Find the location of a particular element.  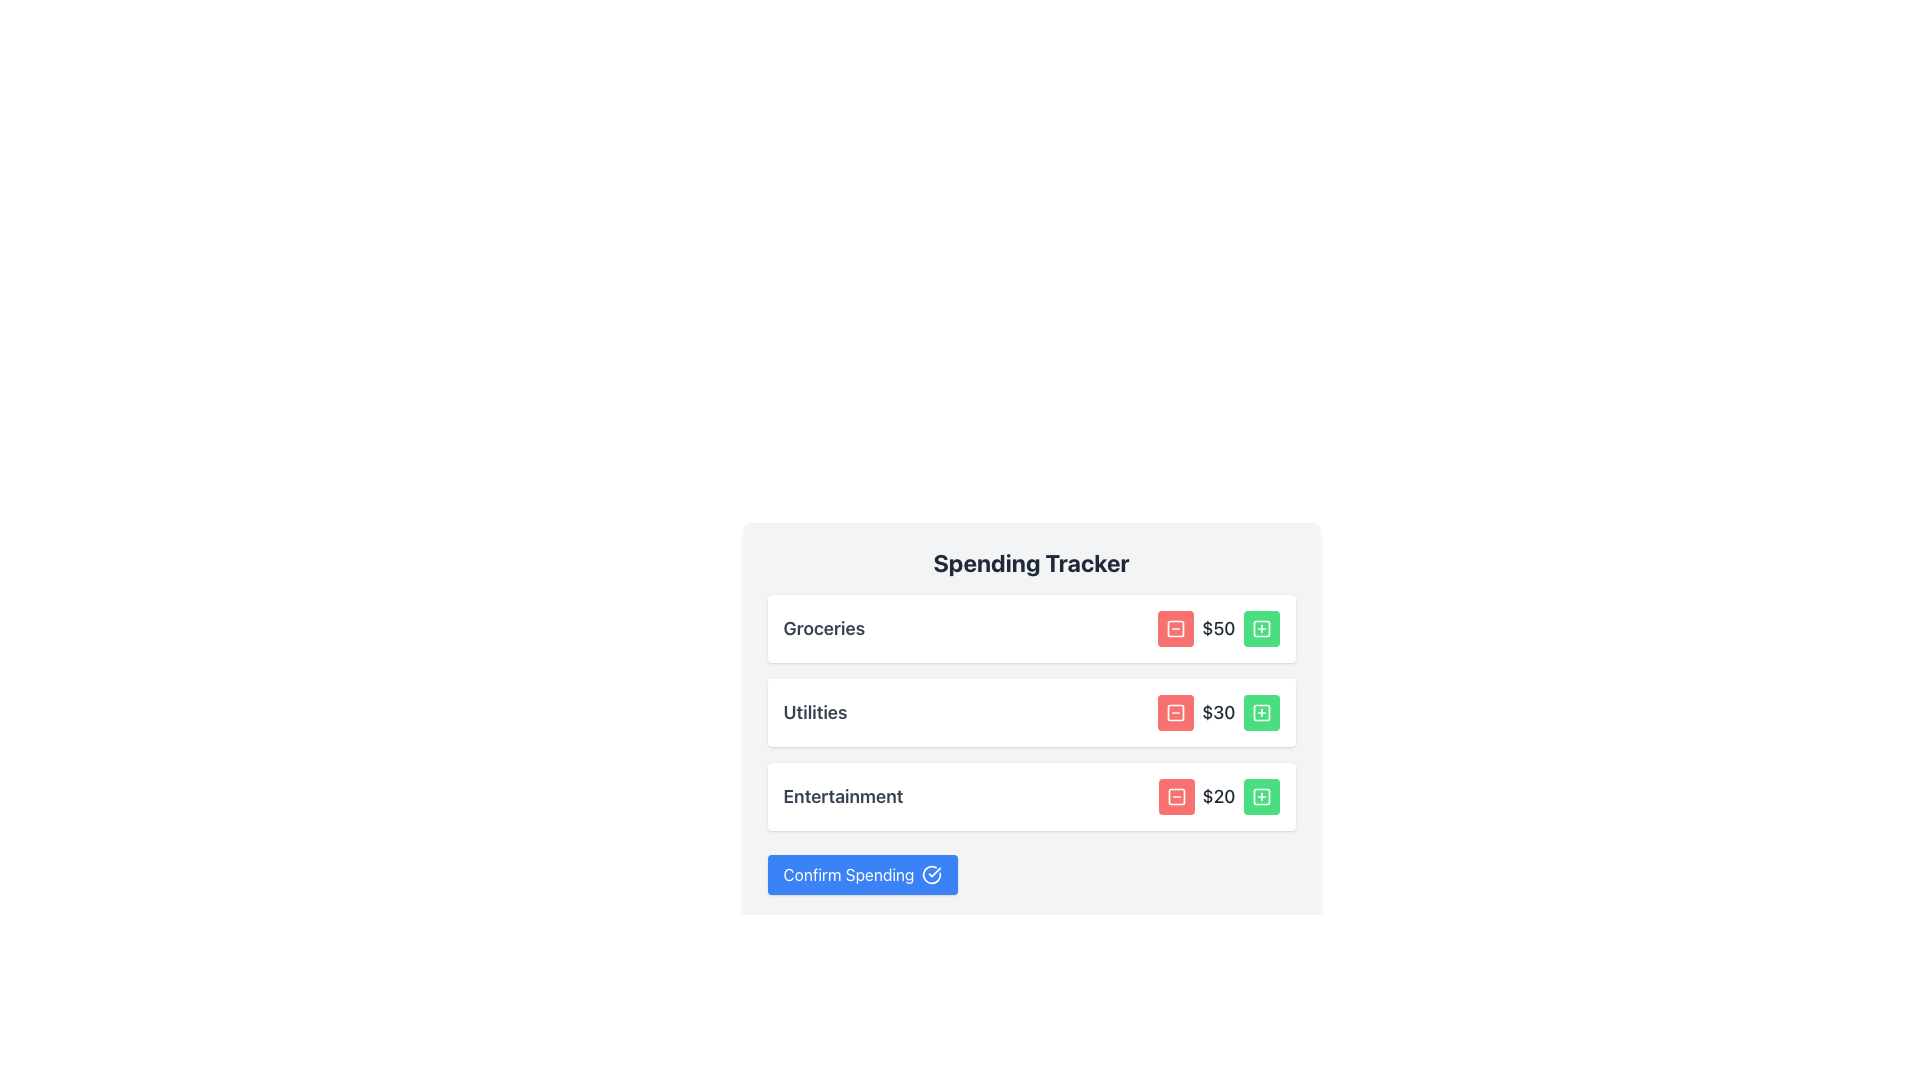

the red button with a minus sign located to the left of the '$20' text is located at coordinates (1176, 796).